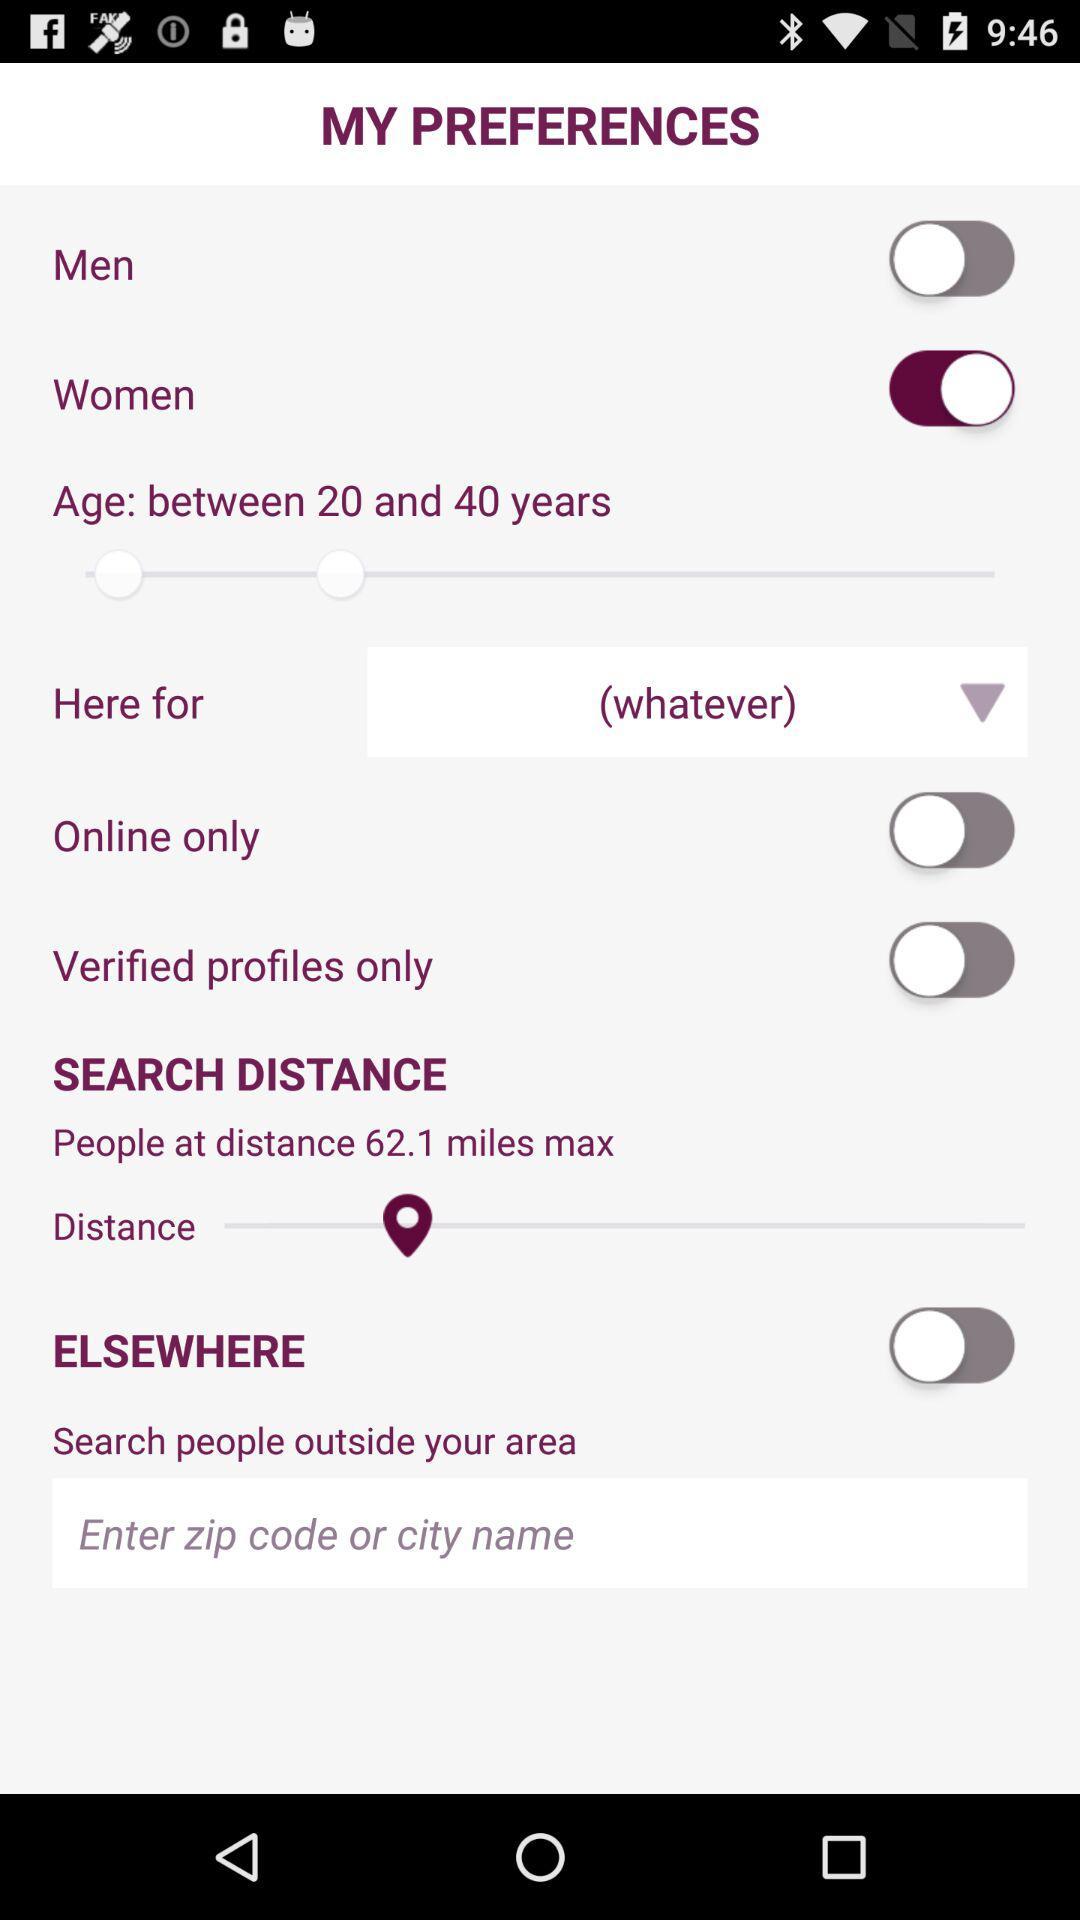  Describe the element at coordinates (952, 1349) in the screenshot. I see `elsewhere setting` at that location.